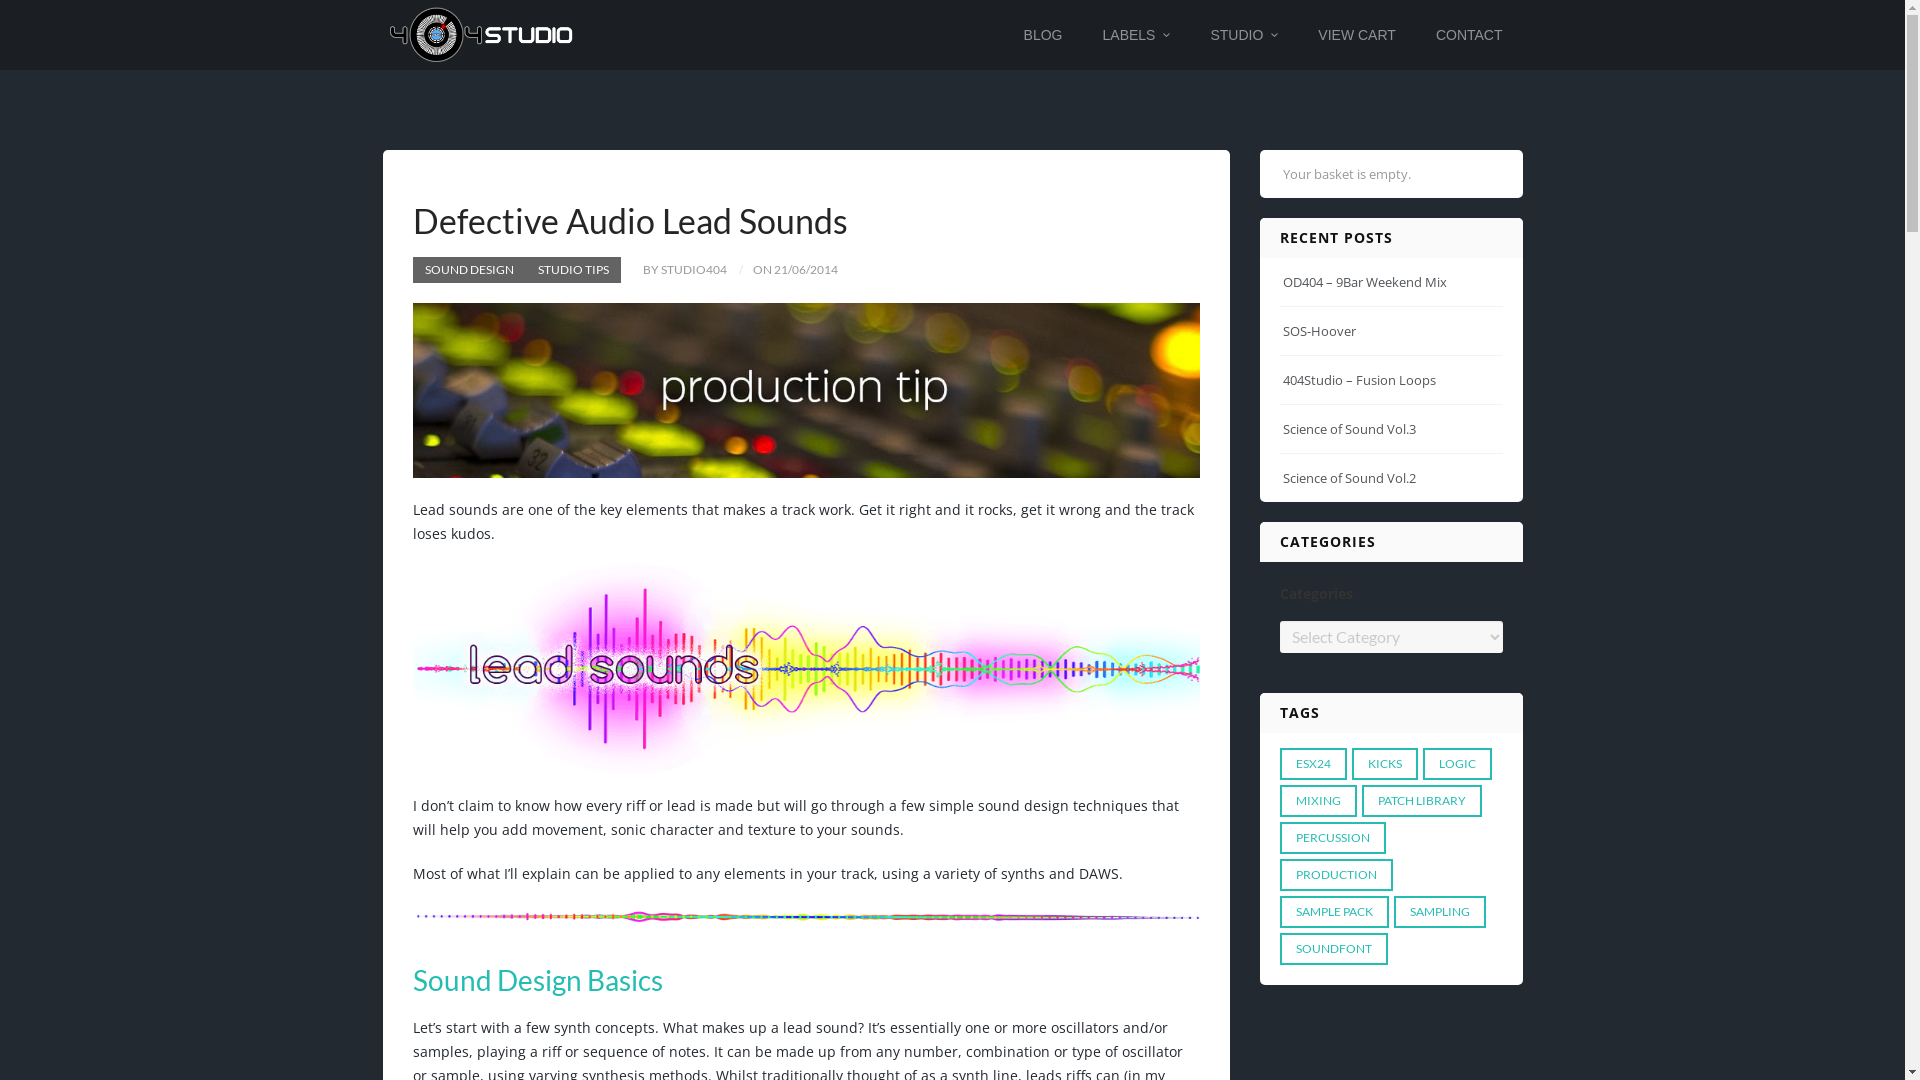 This screenshot has width=1920, height=1080. I want to click on 'BLOG', so click(1008, 34).